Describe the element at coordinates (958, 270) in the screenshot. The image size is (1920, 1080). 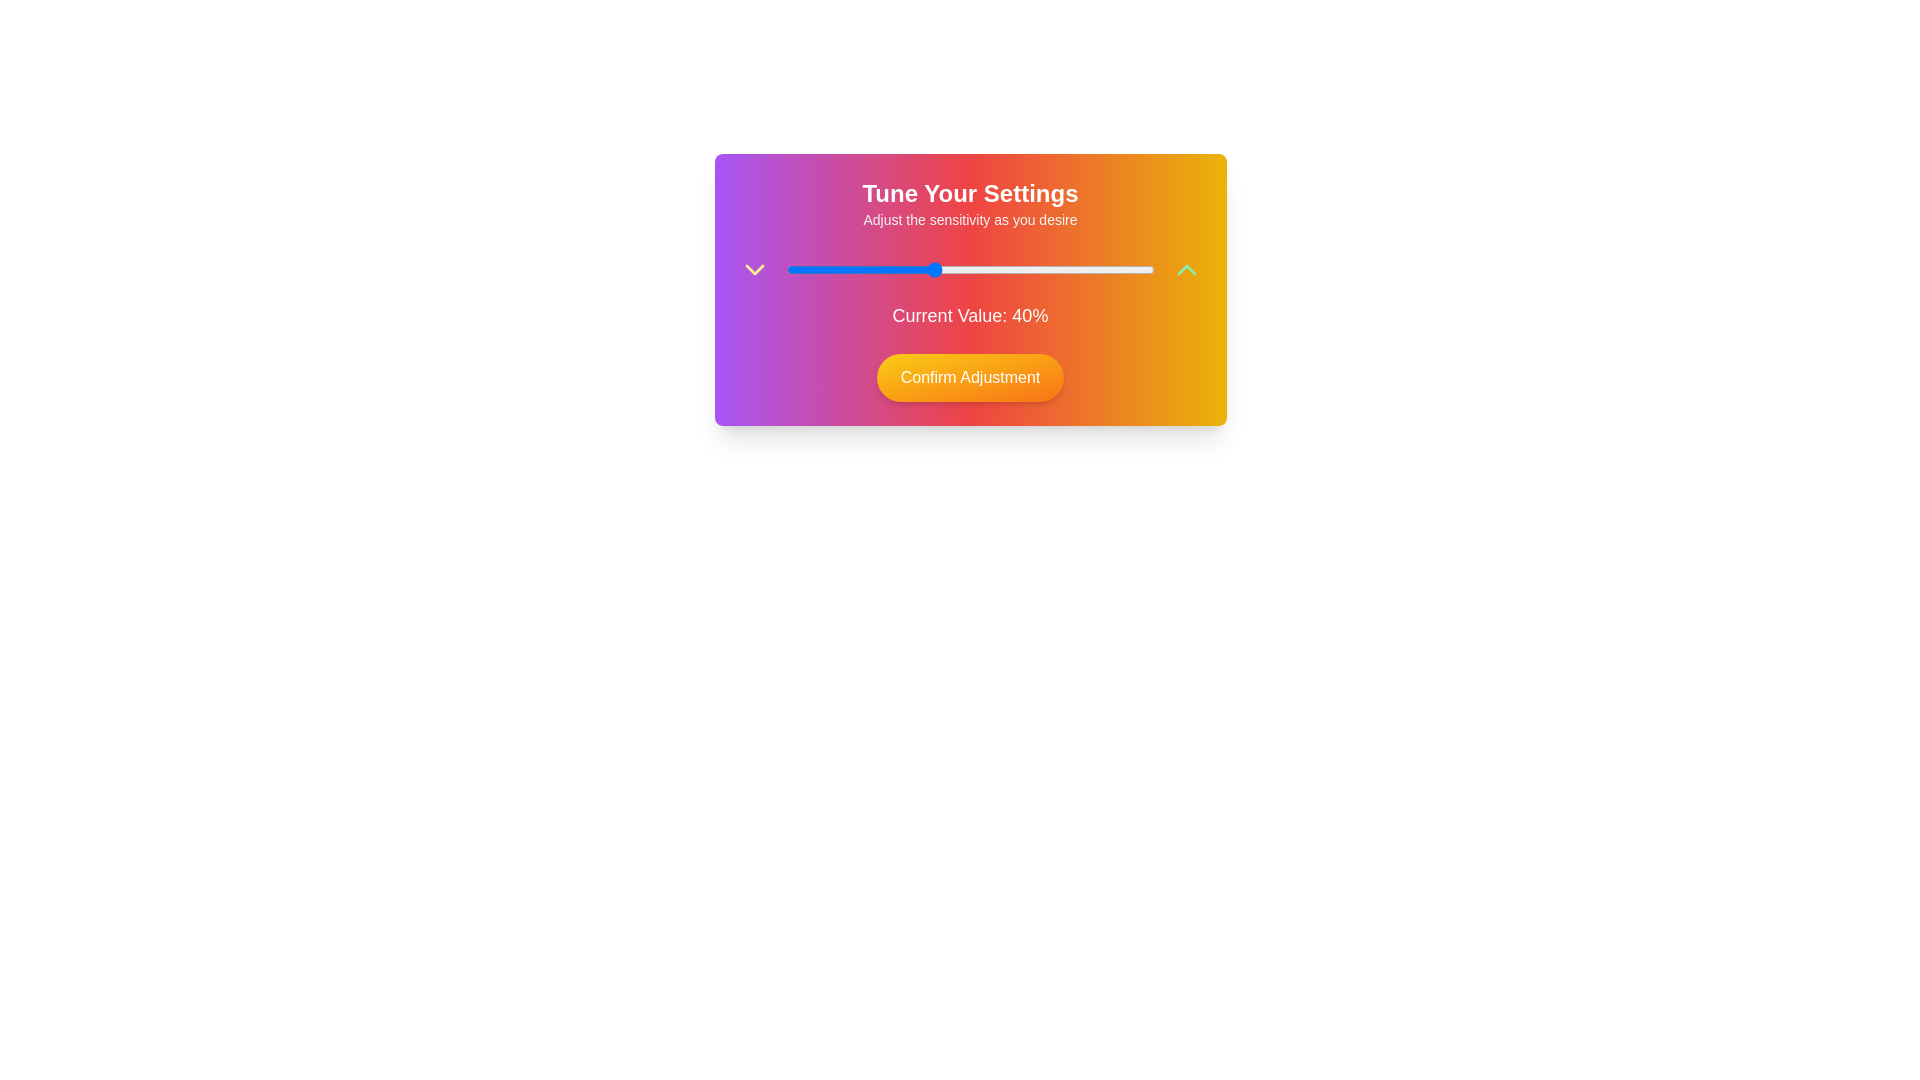
I see `the slider to set the value to 47` at that location.